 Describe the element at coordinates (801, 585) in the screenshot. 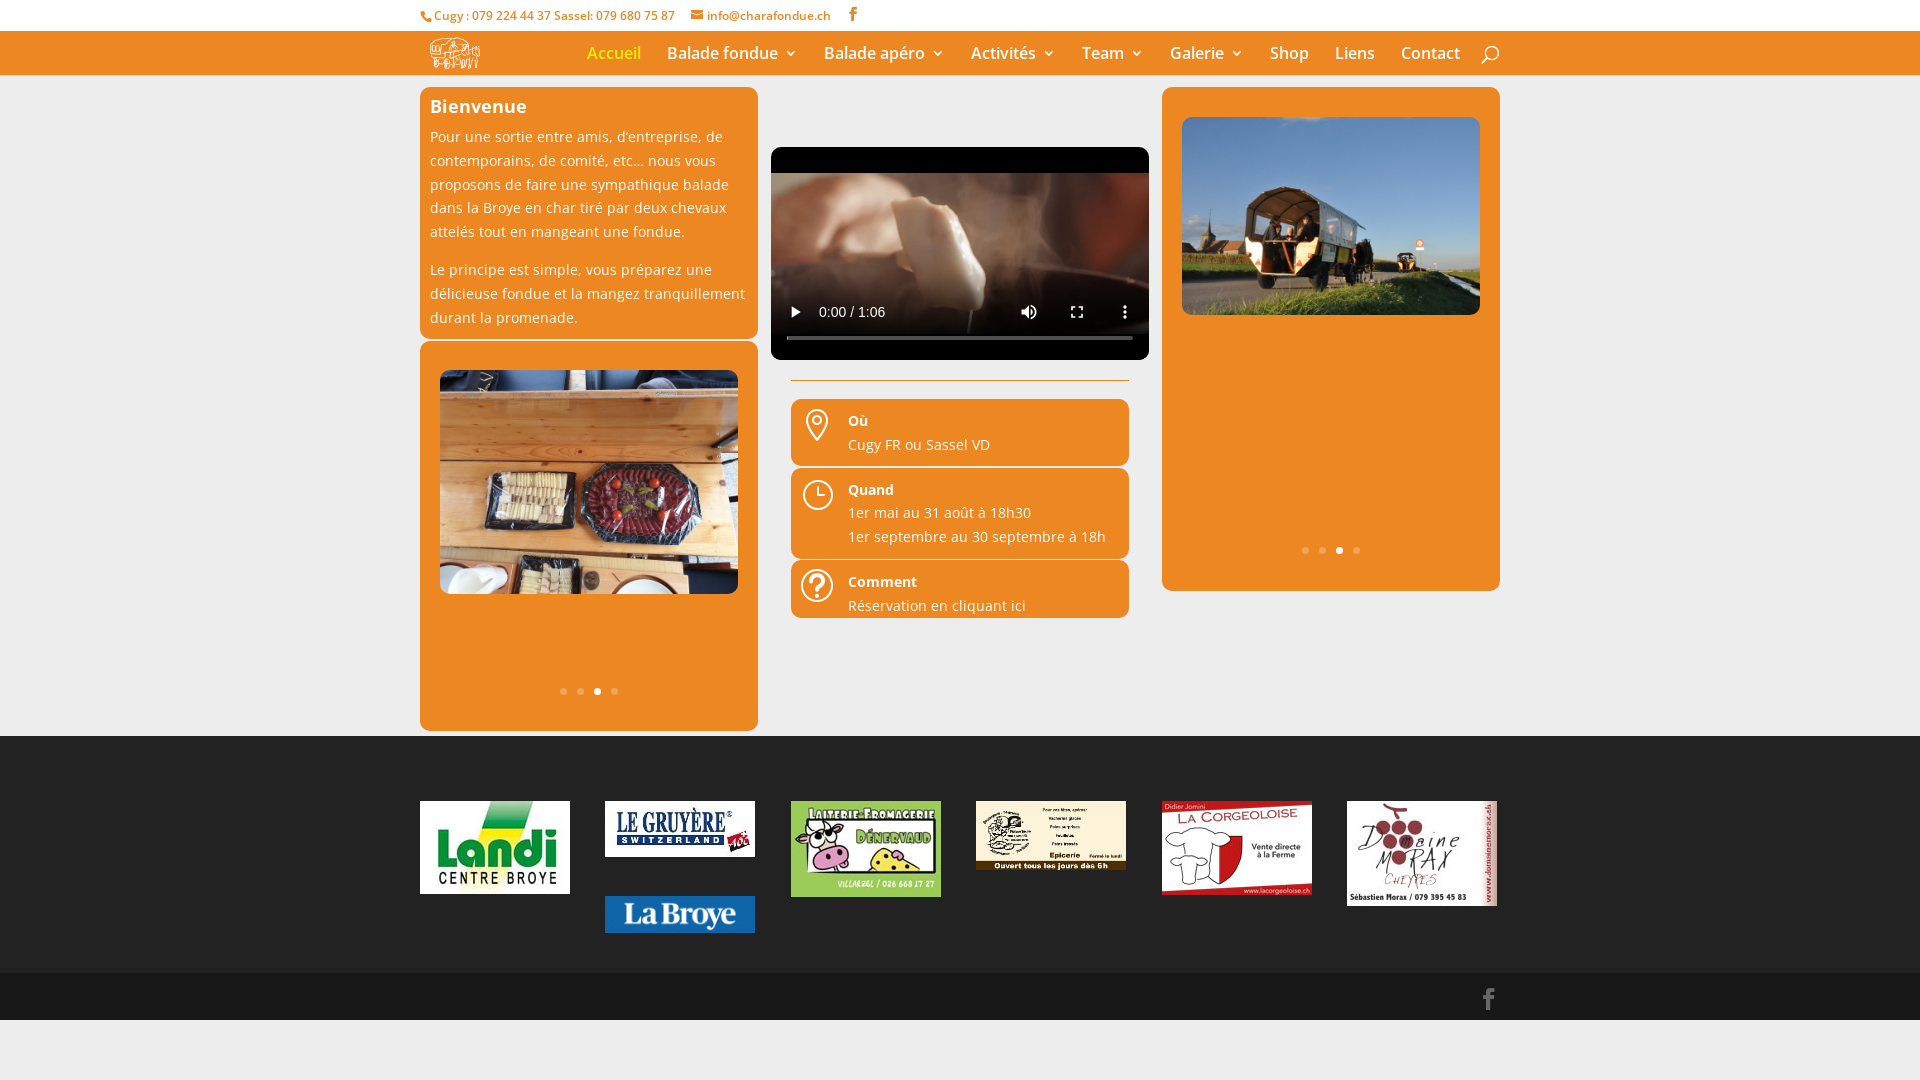

I see `'t'` at that location.